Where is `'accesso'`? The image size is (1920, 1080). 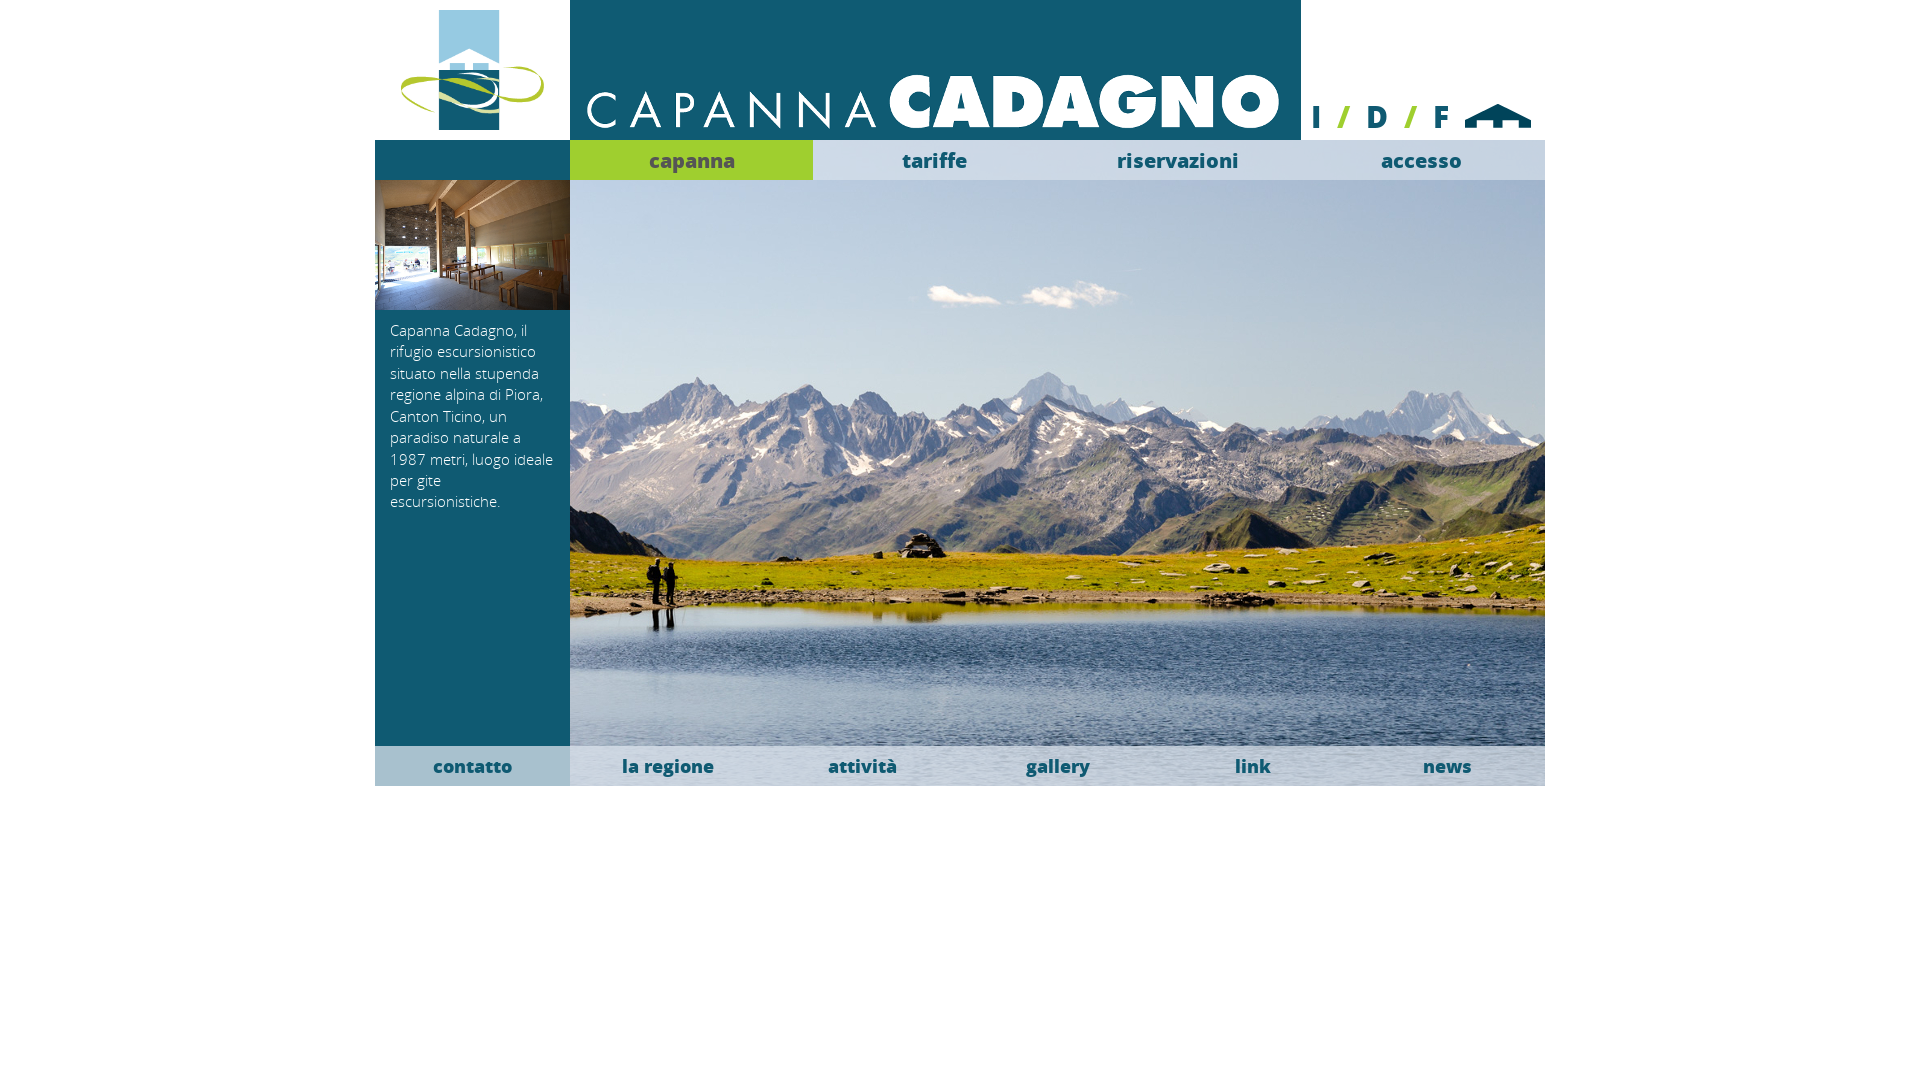 'accesso' is located at coordinates (1420, 158).